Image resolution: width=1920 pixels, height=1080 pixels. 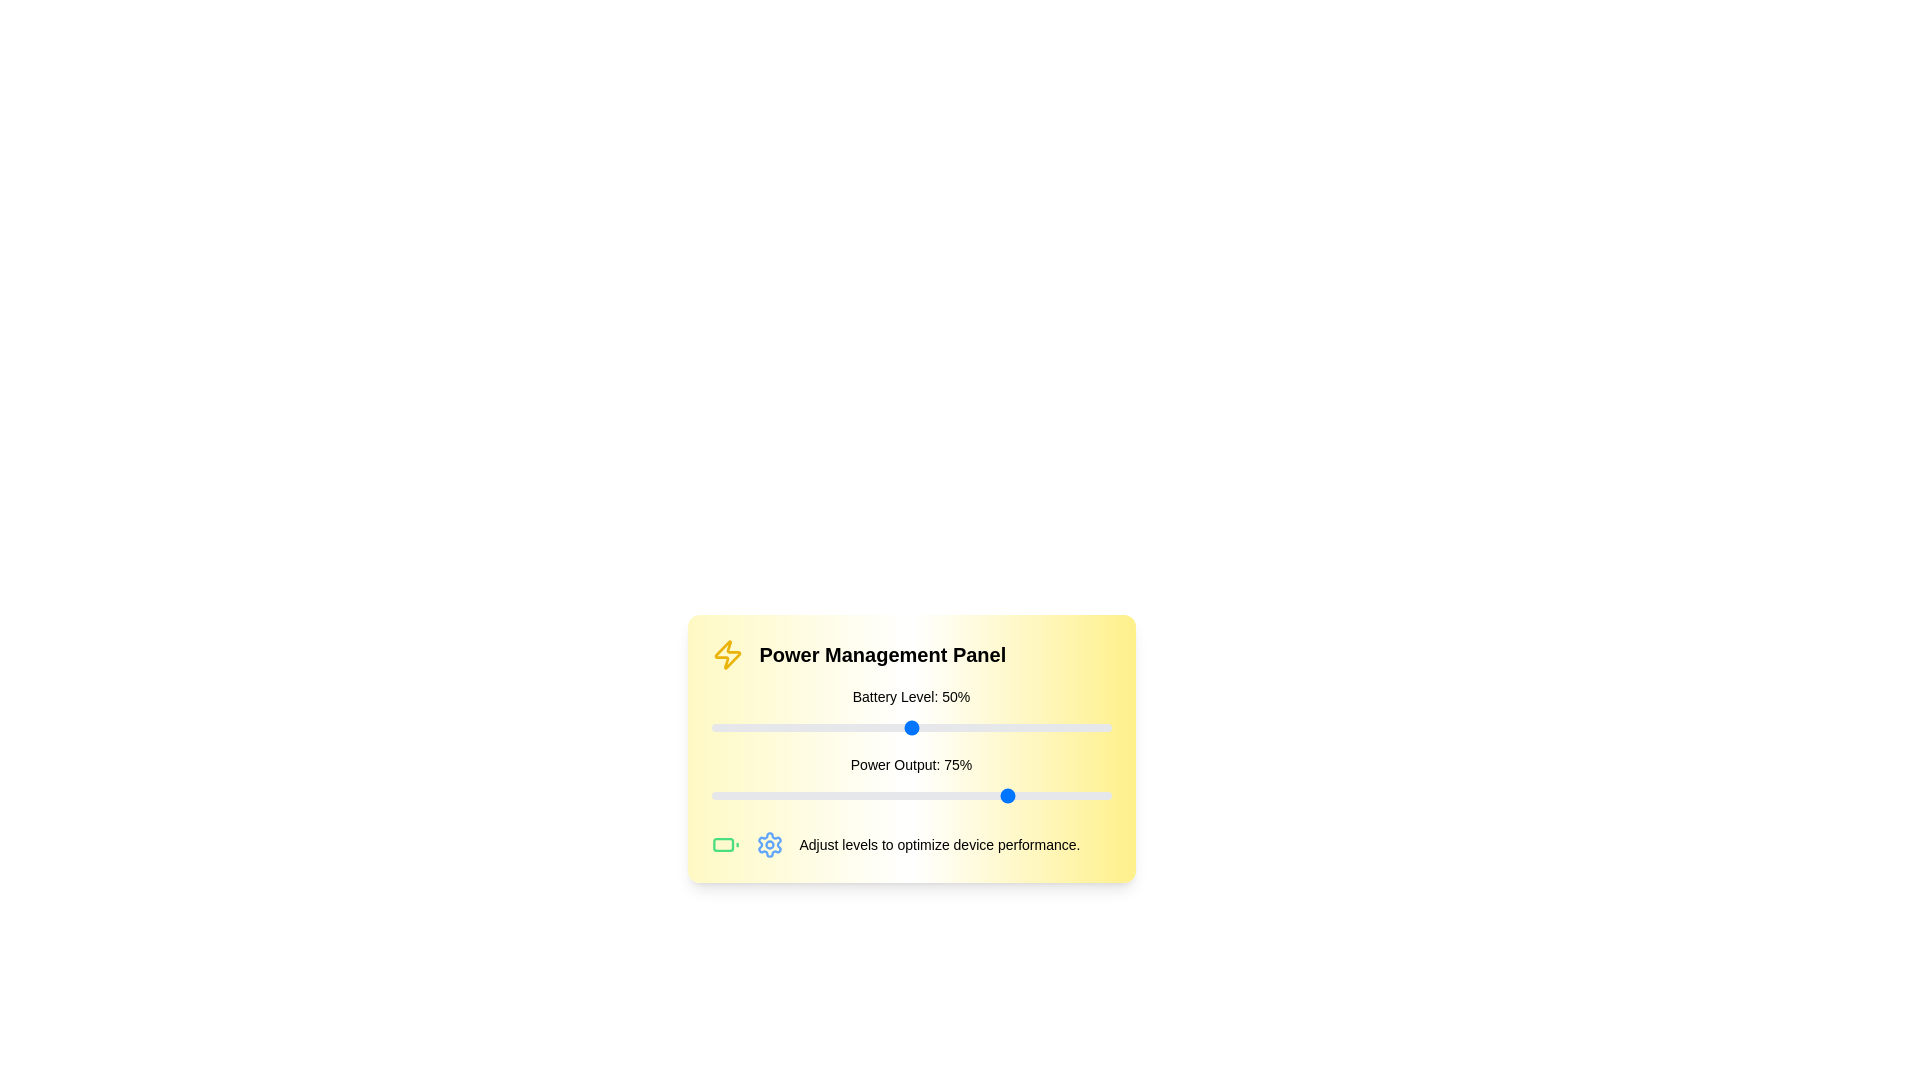 What do you see at coordinates (1102, 728) in the screenshot?
I see `the 'Battery Level' slider to 98%` at bounding box center [1102, 728].